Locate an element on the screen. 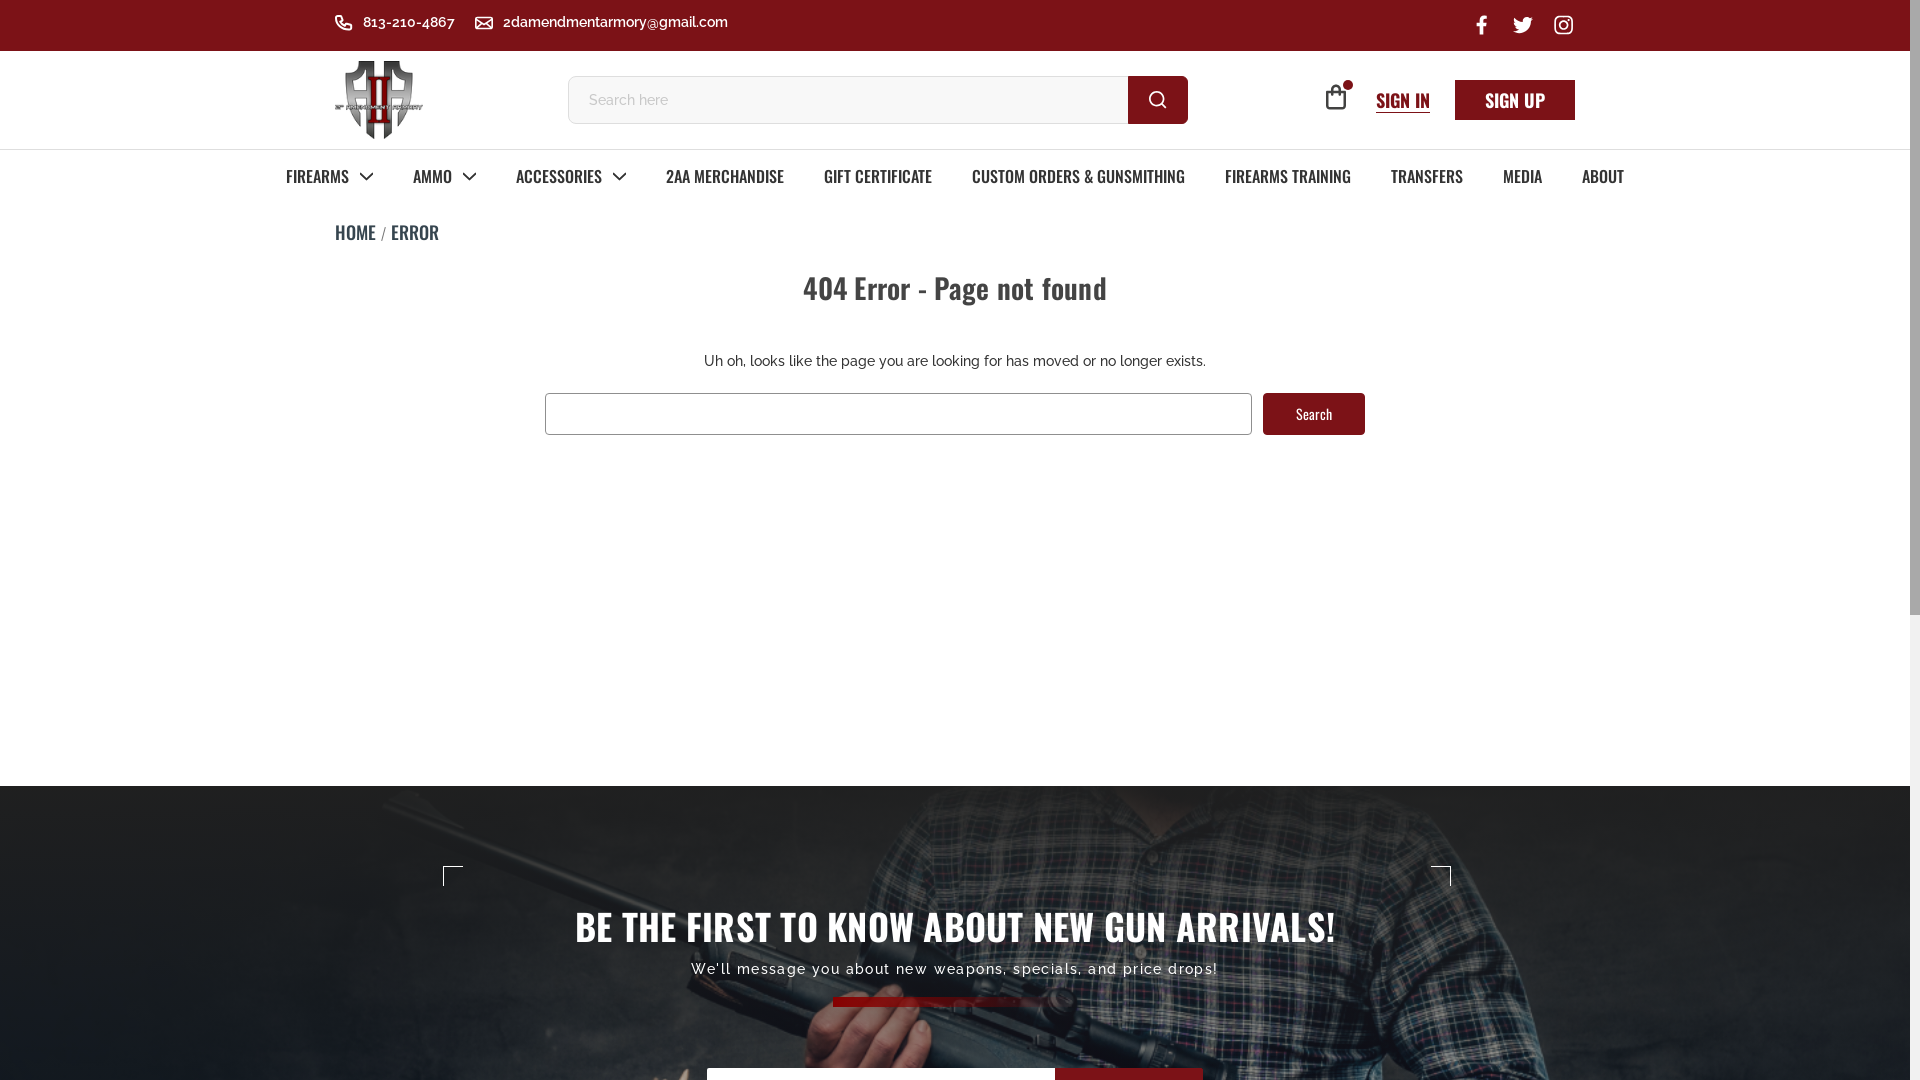  '2AA MERCHANDISE' is located at coordinates (646, 175).